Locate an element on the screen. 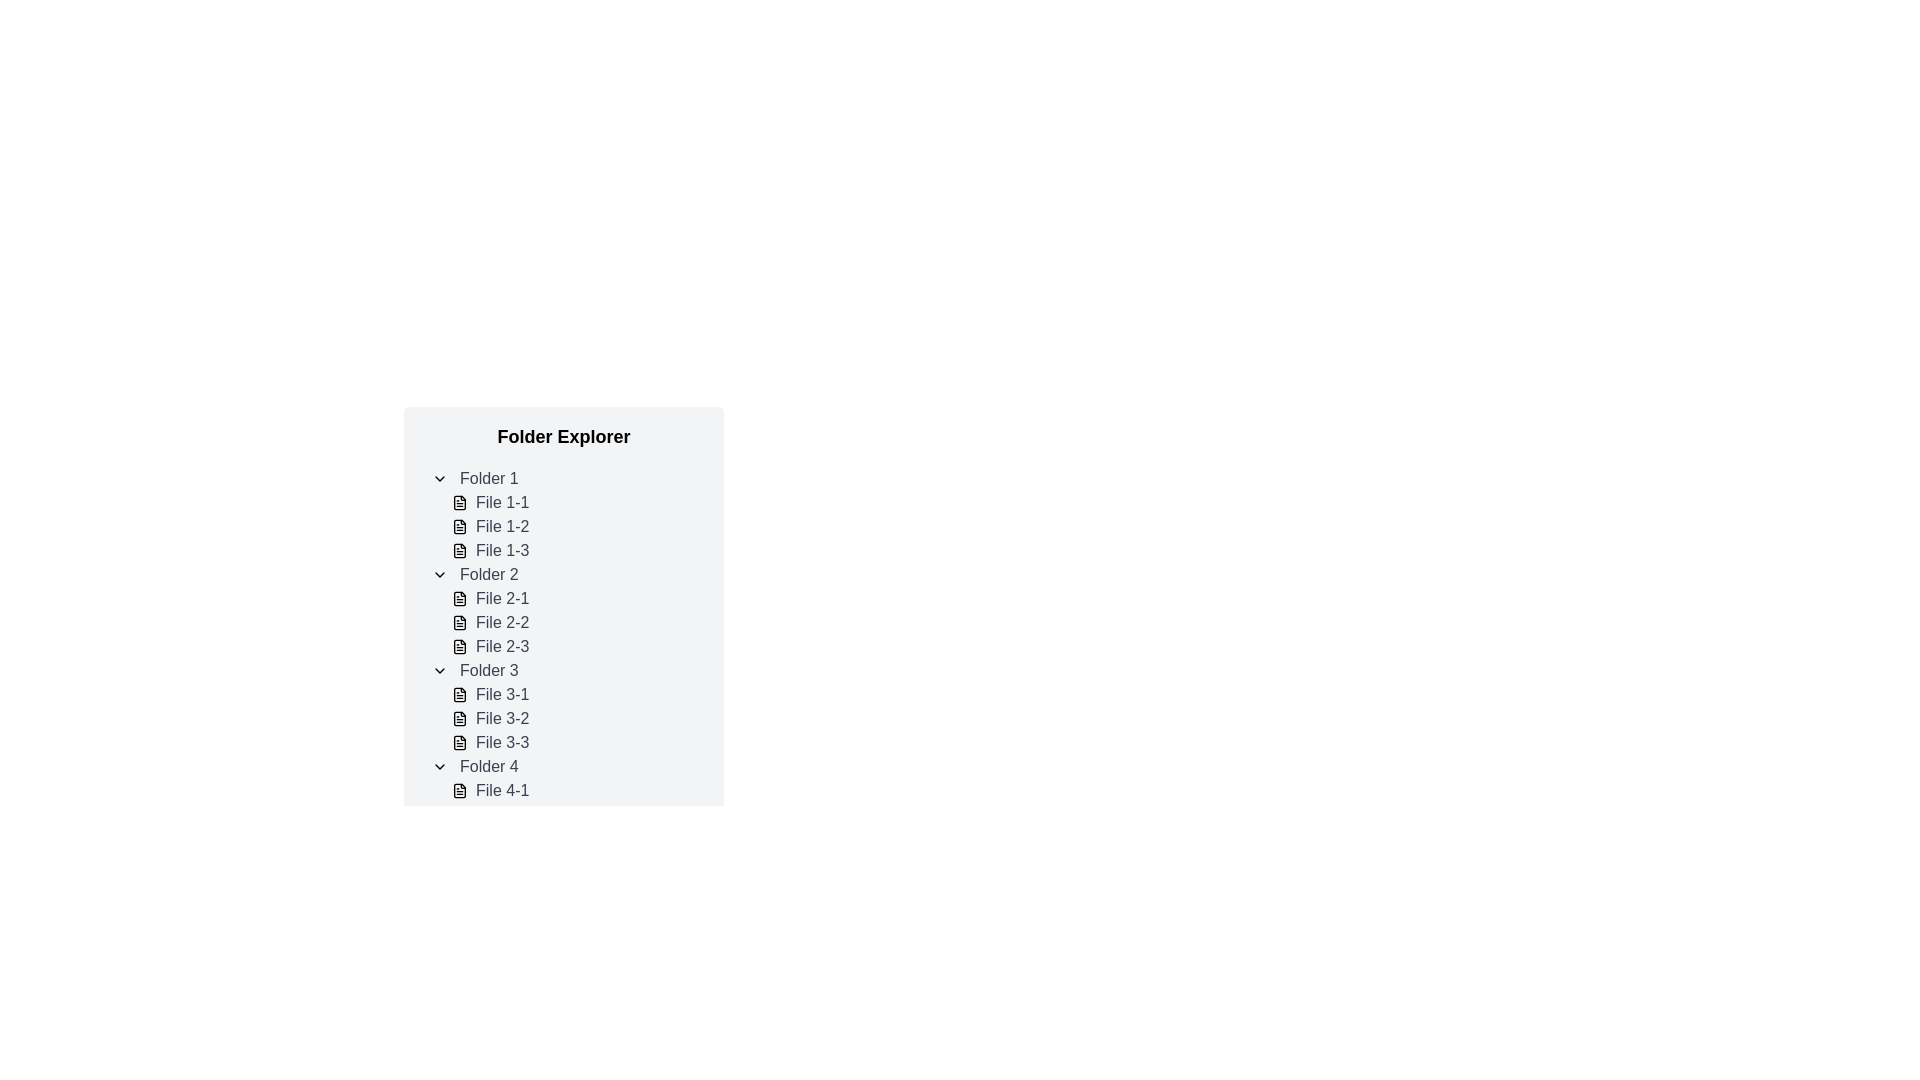 The width and height of the screenshot is (1920, 1080). the toggle button is located at coordinates (439, 671).